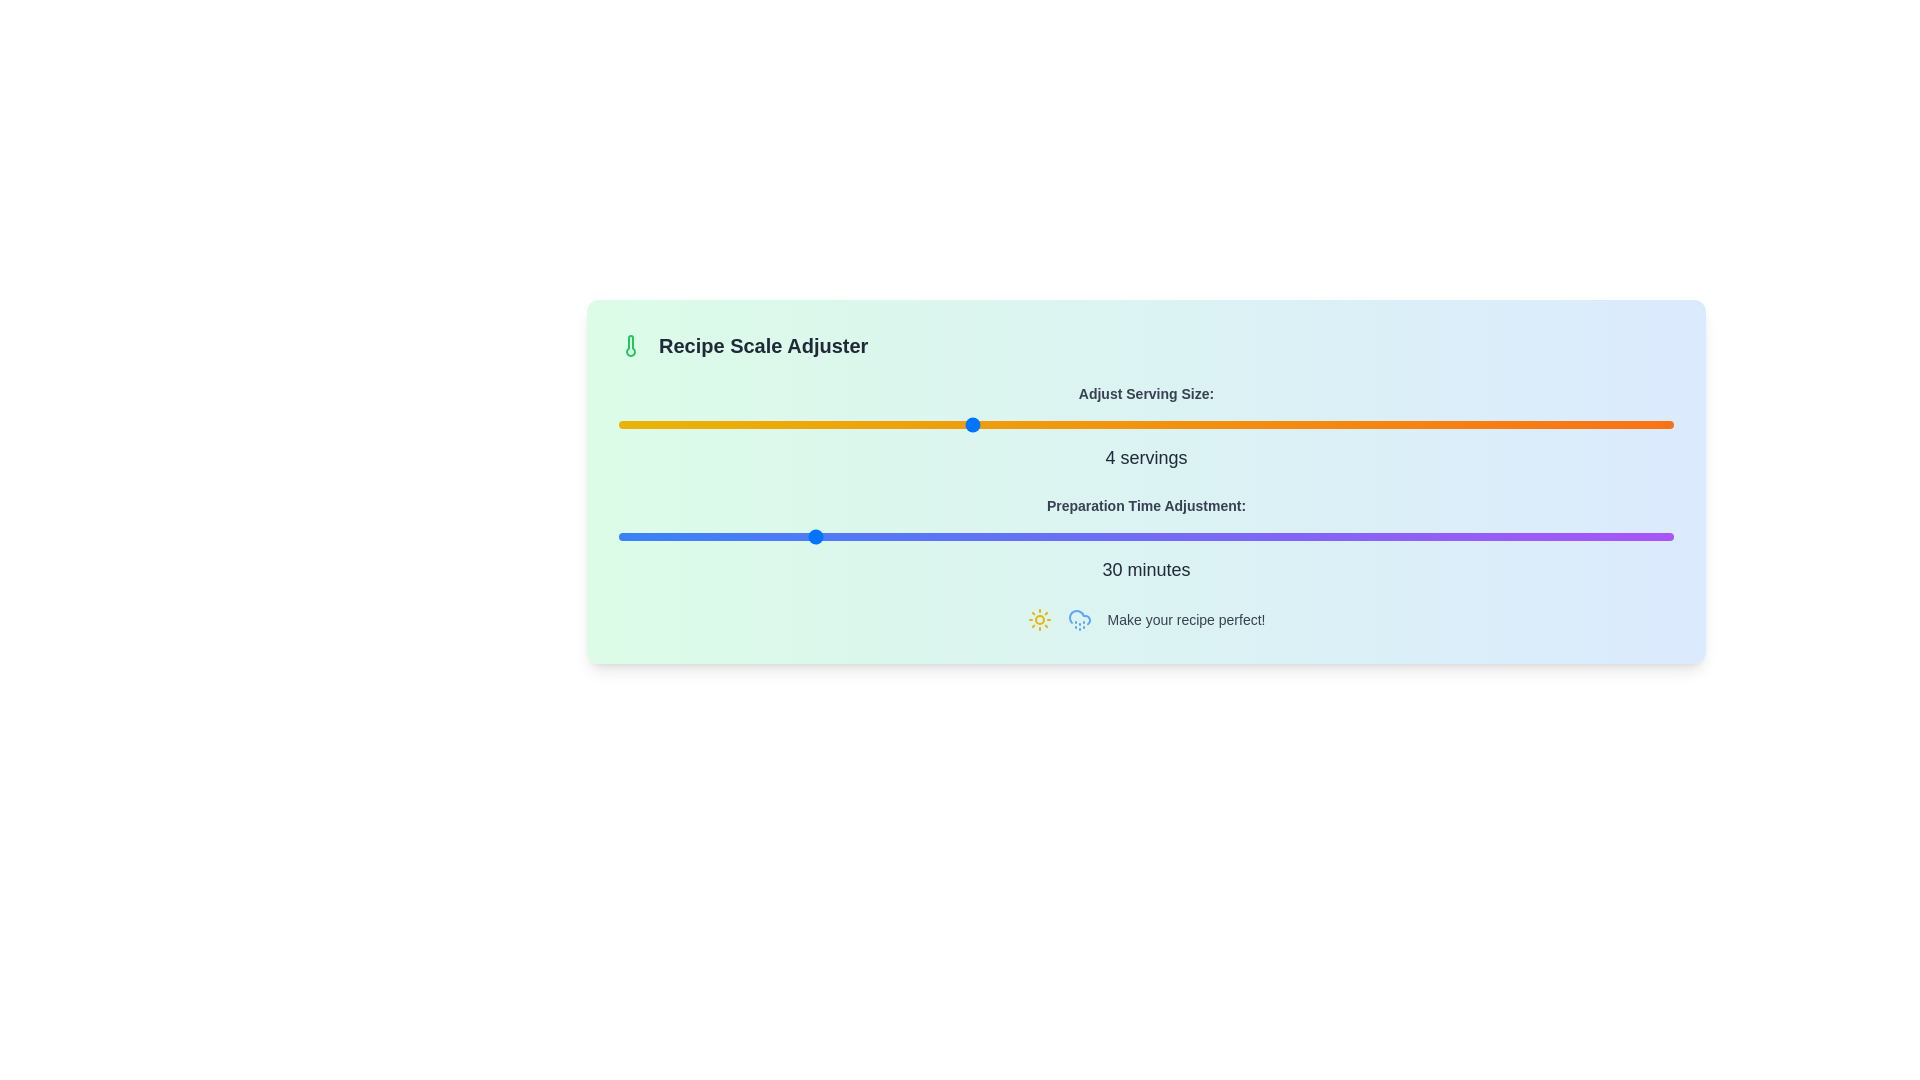  I want to click on the range slider located under 'Adjust Serving Size:' and above '4 servings' in the 'Recipe Scale Adjuster' section, so click(1146, 423).